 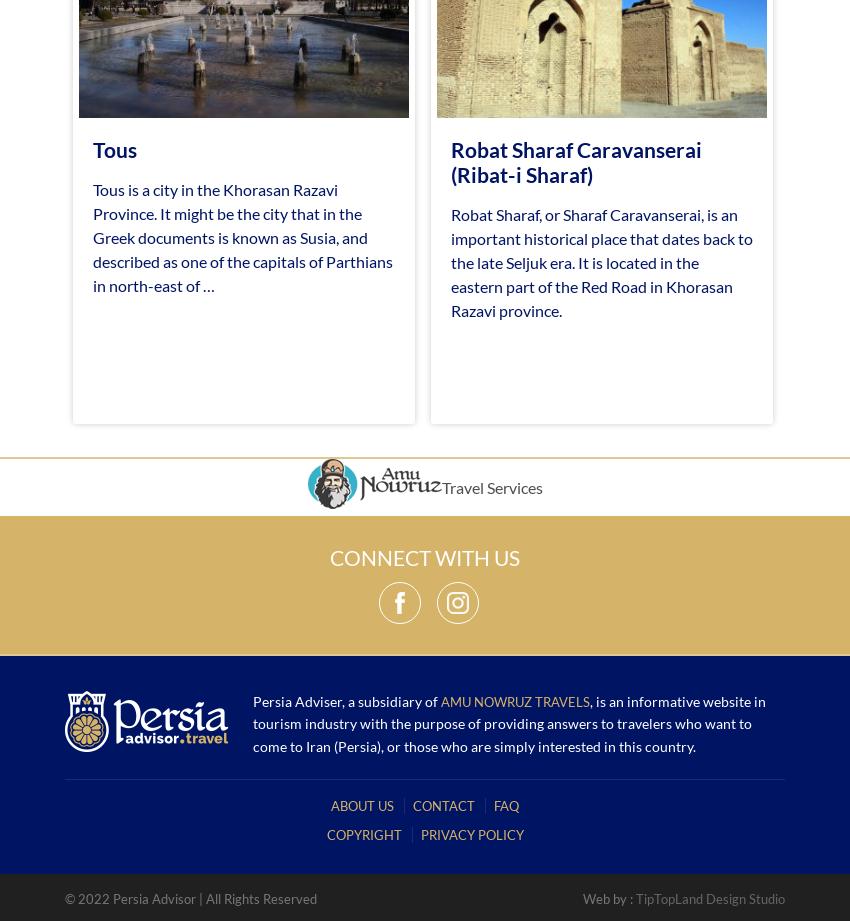 What do you see at coordinates (114, 149) in the screenshot?
I see `'Tous'` at bounding box center [114, 149].